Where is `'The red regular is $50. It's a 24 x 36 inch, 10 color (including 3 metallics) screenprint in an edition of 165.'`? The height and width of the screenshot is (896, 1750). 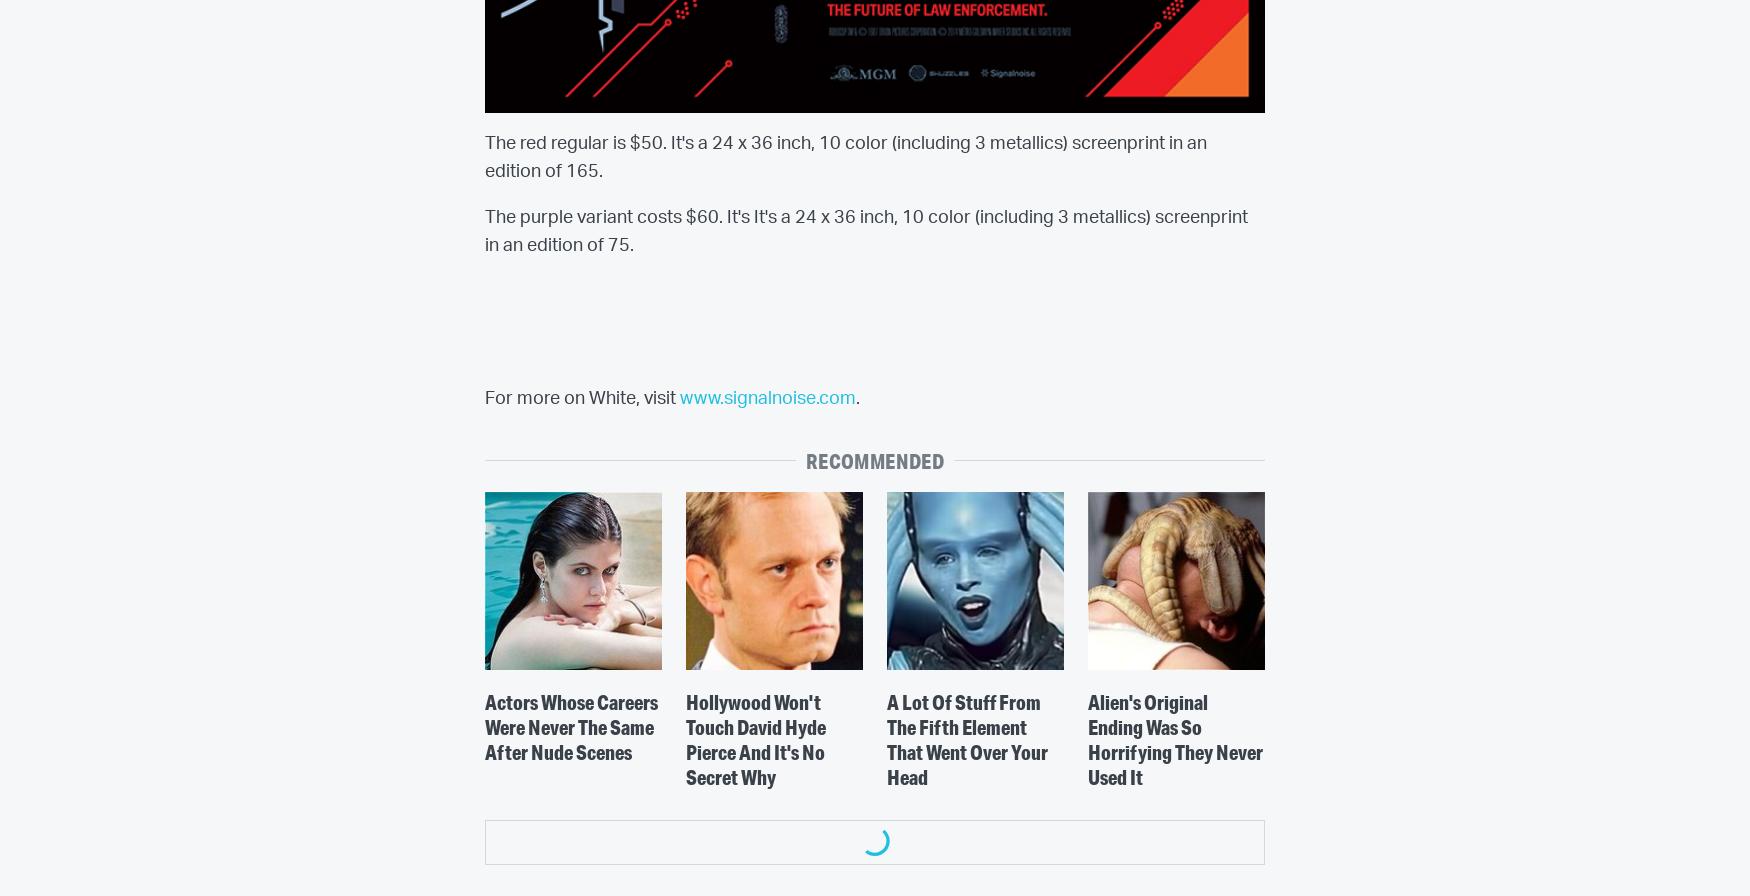
'The red regular is $50. It's a 24 x 36 inch, 10 color (including 3 metallics) screenprint in an edition of 165.' is located at coordinates (845, 157).